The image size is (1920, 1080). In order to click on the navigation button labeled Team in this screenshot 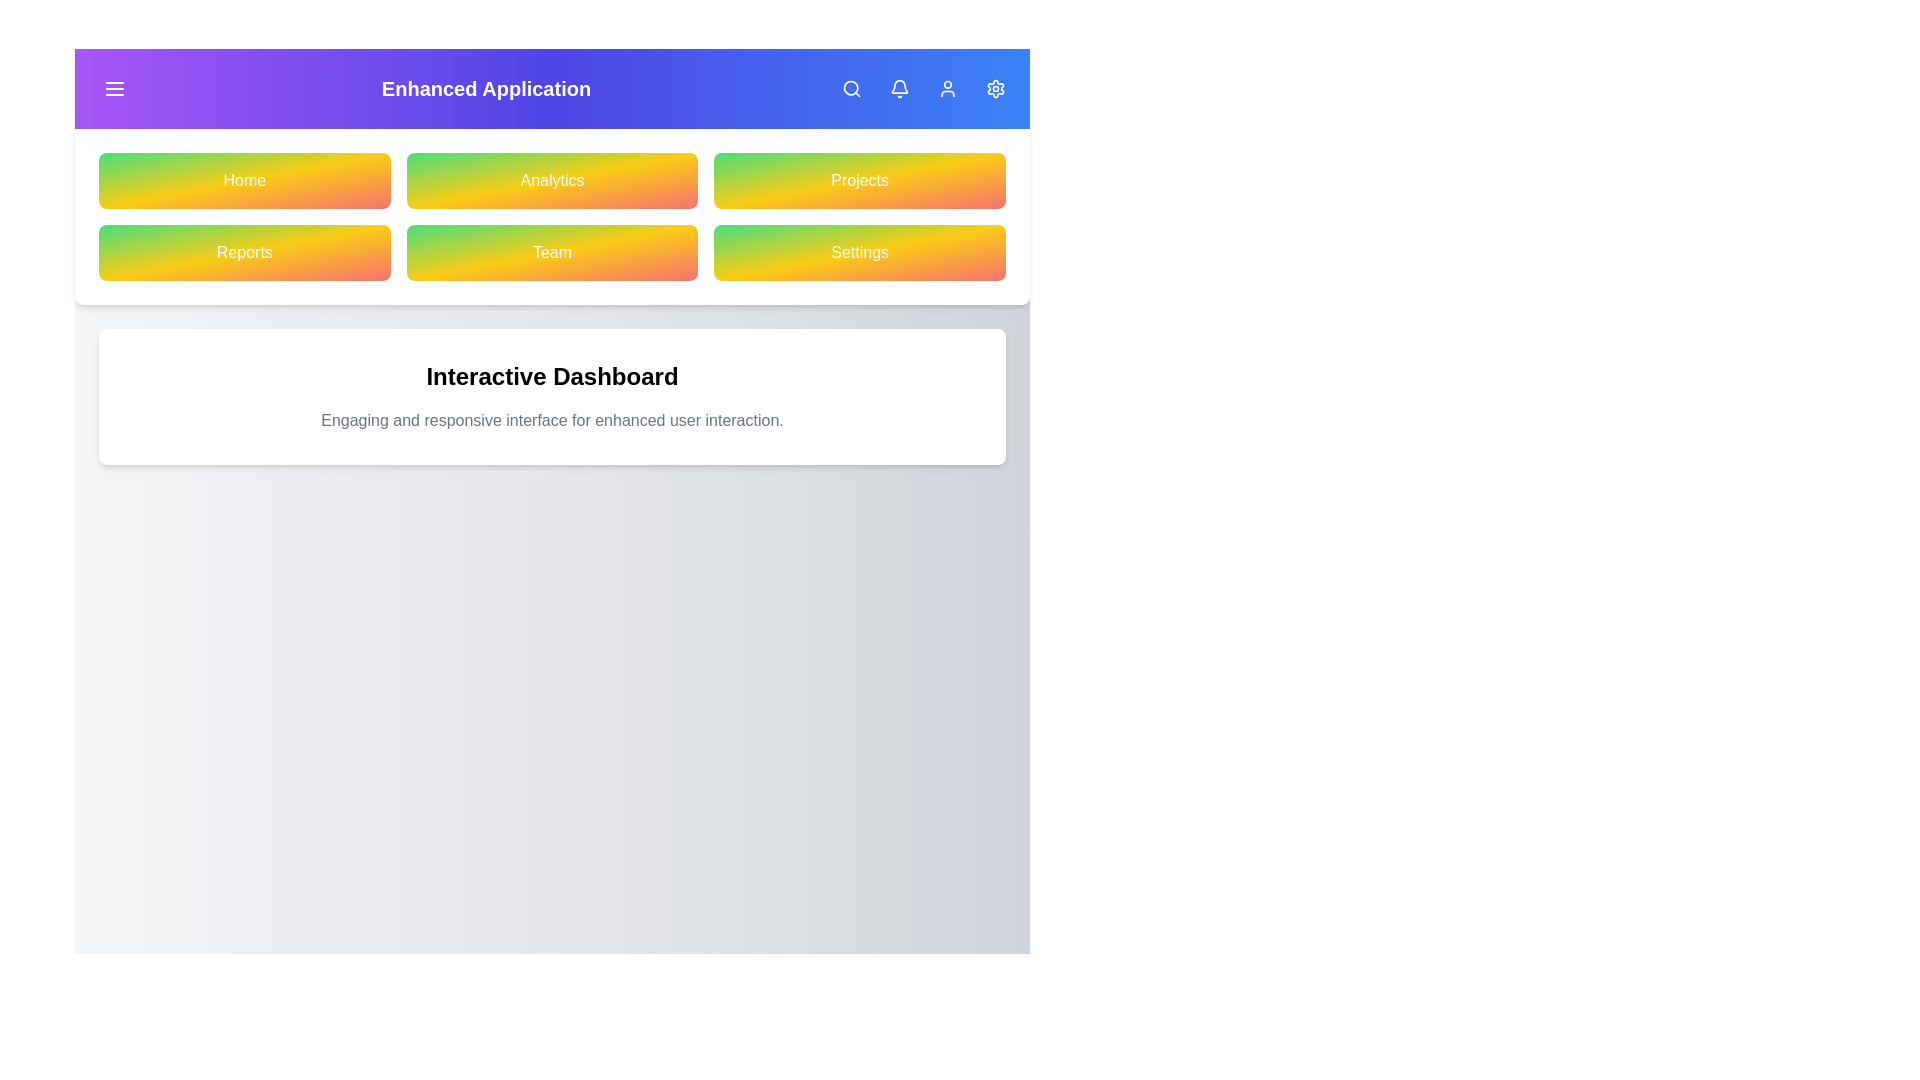, I will do `click(552, 252)`.